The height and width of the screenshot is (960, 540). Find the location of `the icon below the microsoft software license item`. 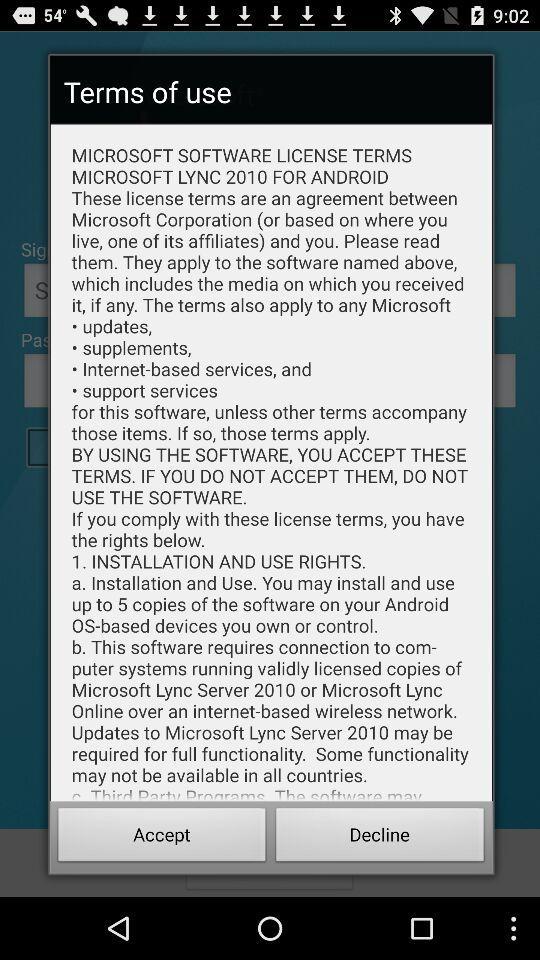

the icon below the microsoft software license item is located at coordinates (380, 837).